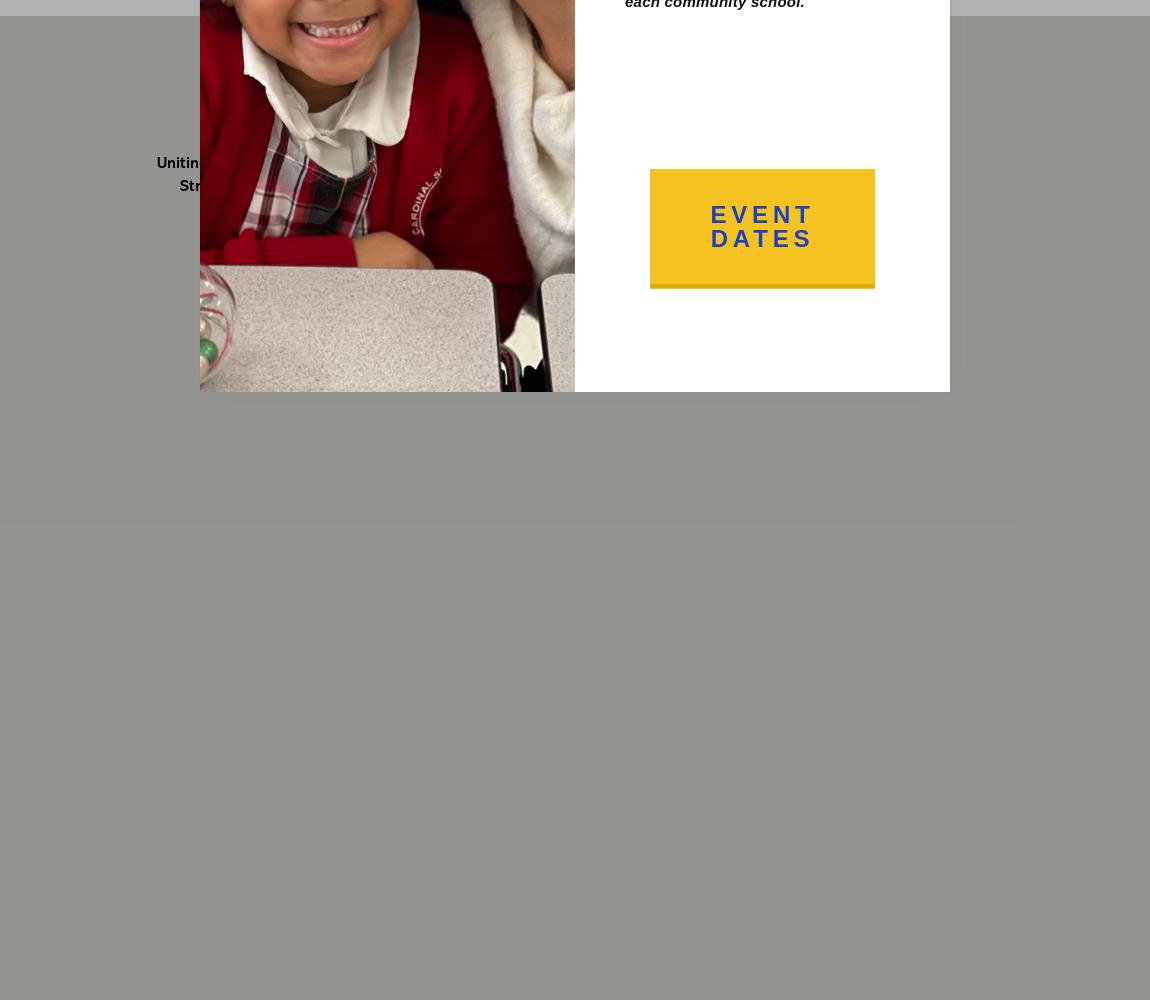  I want to click on '308 W. Joppa Road', so click(812, 208).